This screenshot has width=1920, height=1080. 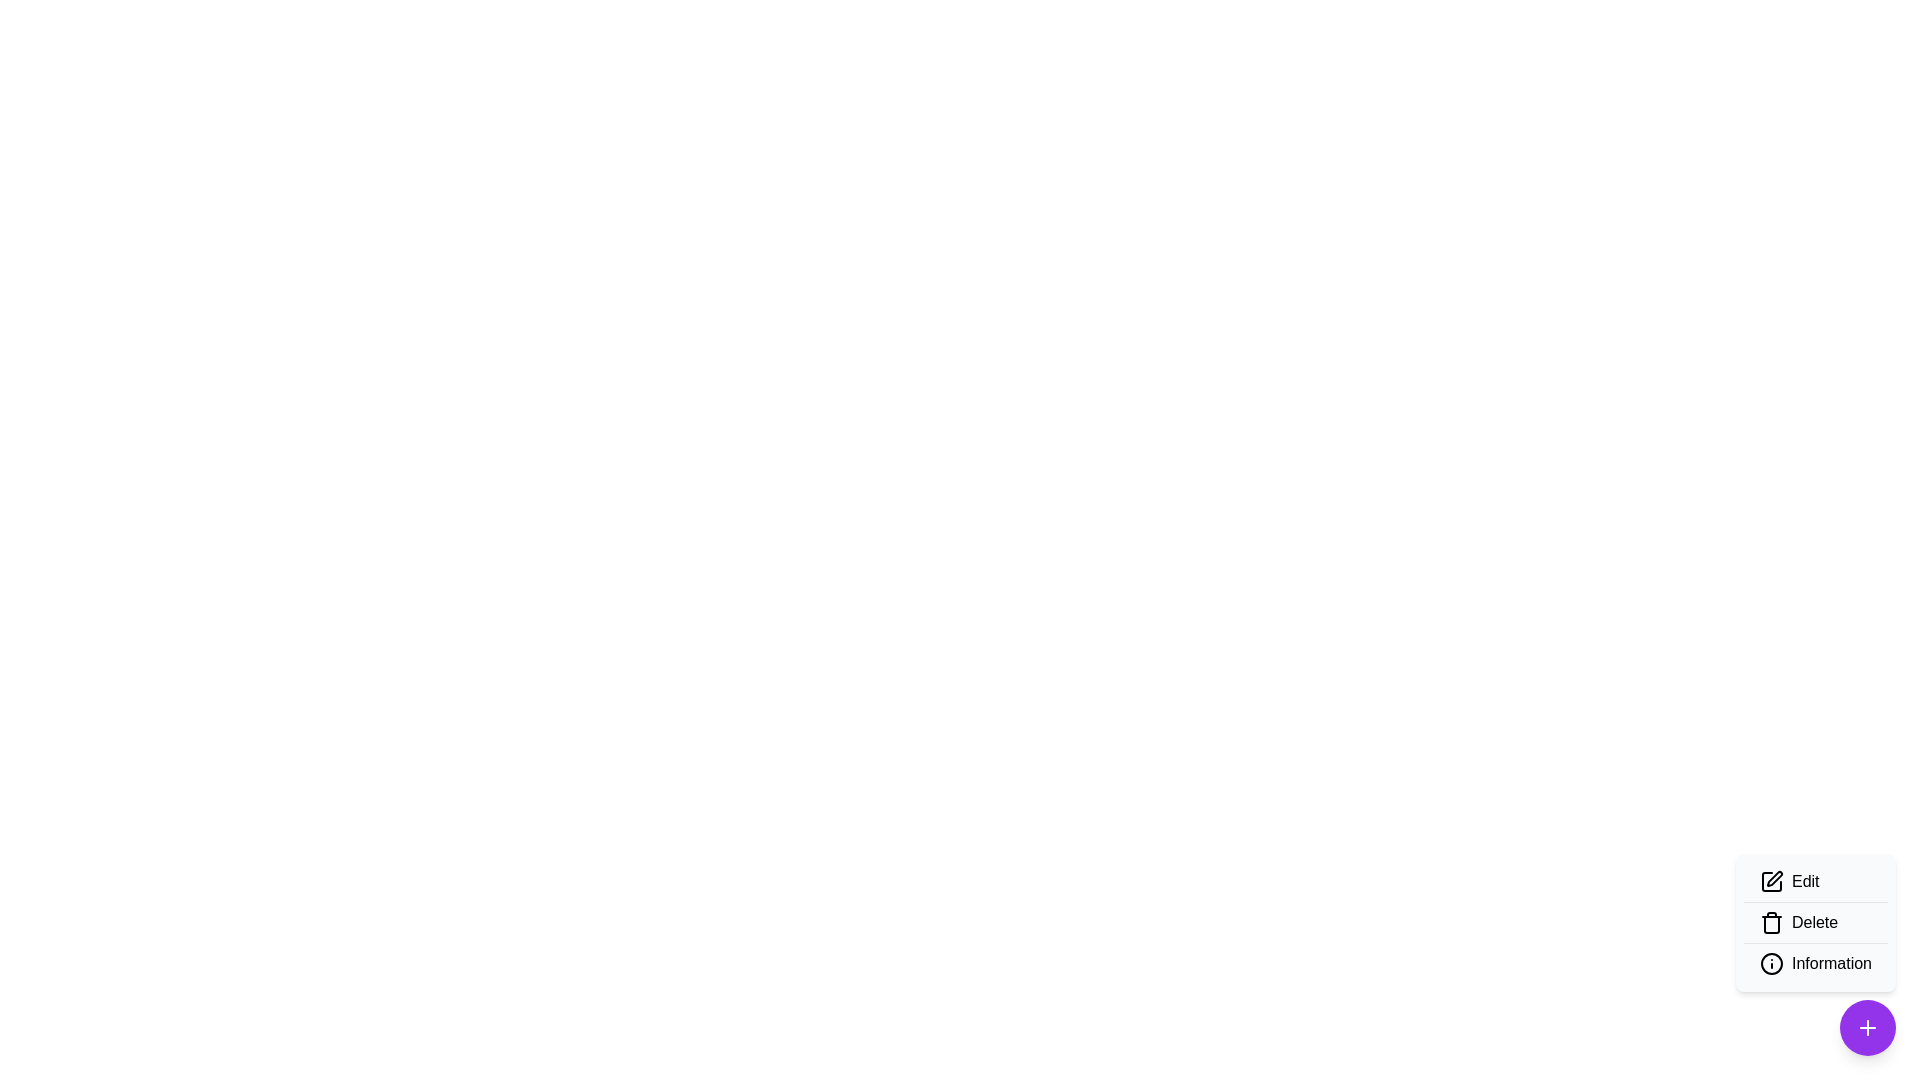 What do you see at coordinates (1771, 922) in the screenshot?
I see `the 'Delete' icon located in the action menu, positioned below the 'Edit' option and above the 'Information' option` at bounding box center [1771, 922].